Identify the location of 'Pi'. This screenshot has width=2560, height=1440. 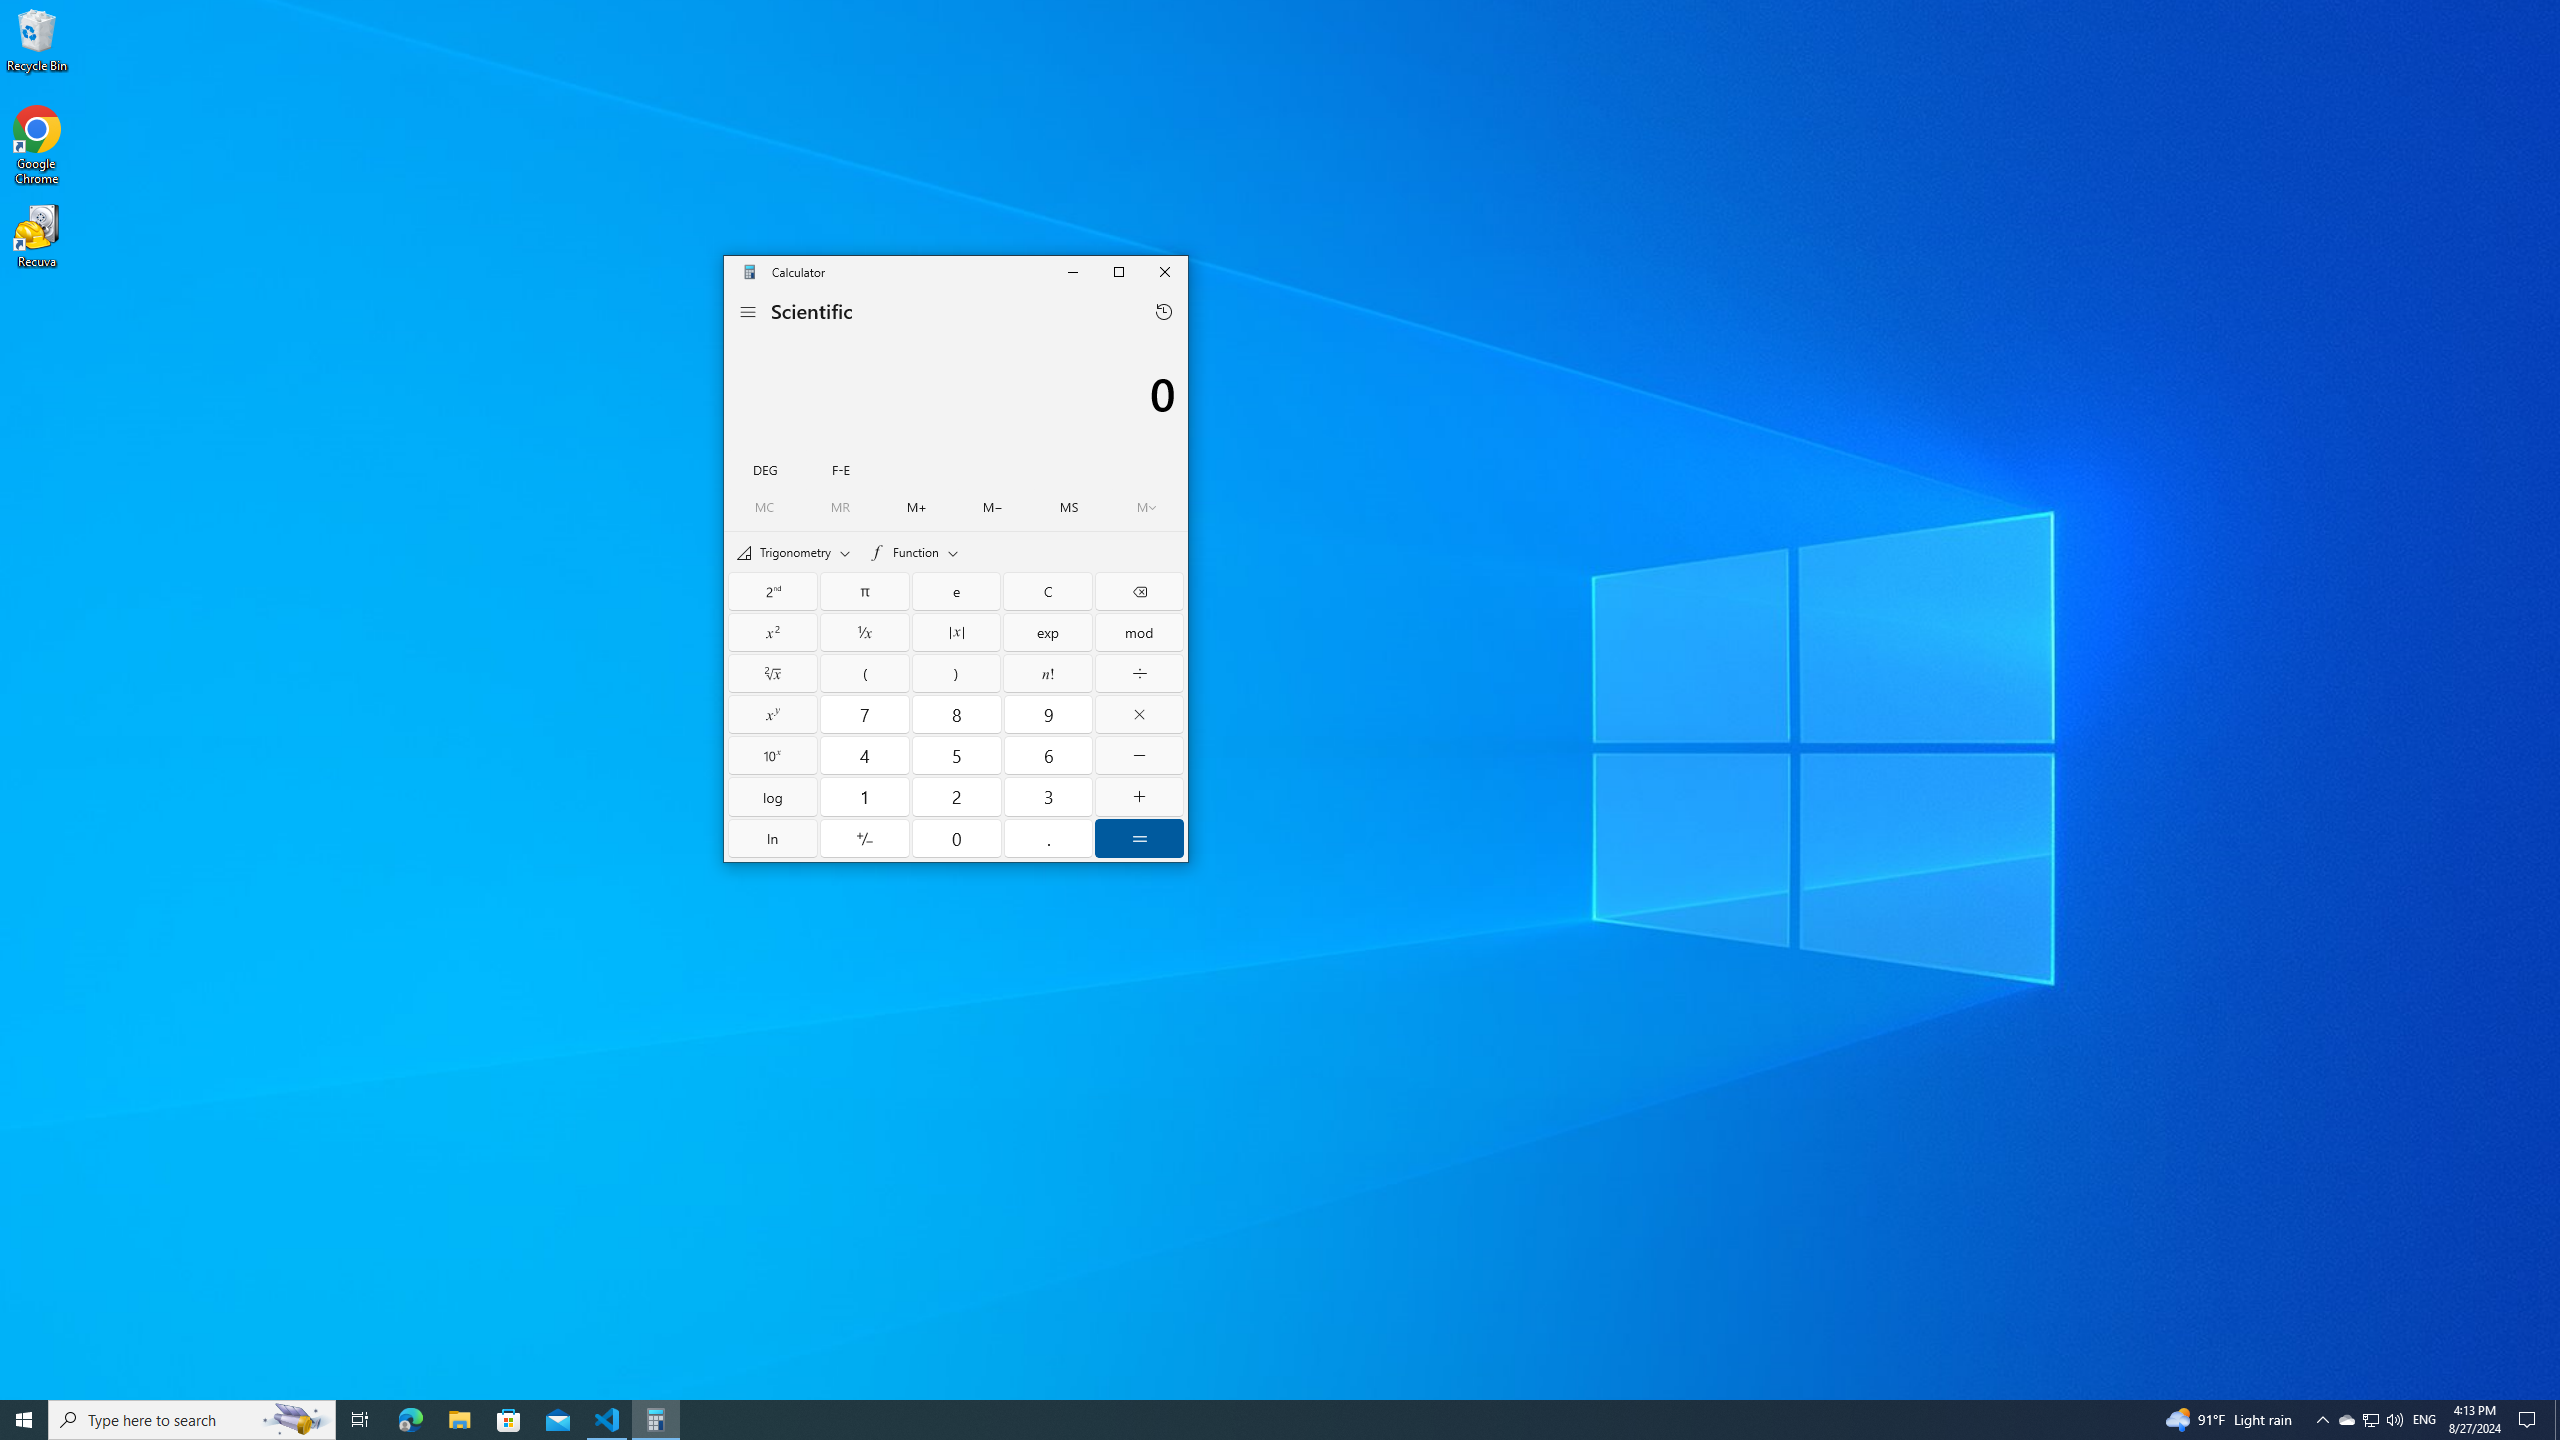
(864, 590).